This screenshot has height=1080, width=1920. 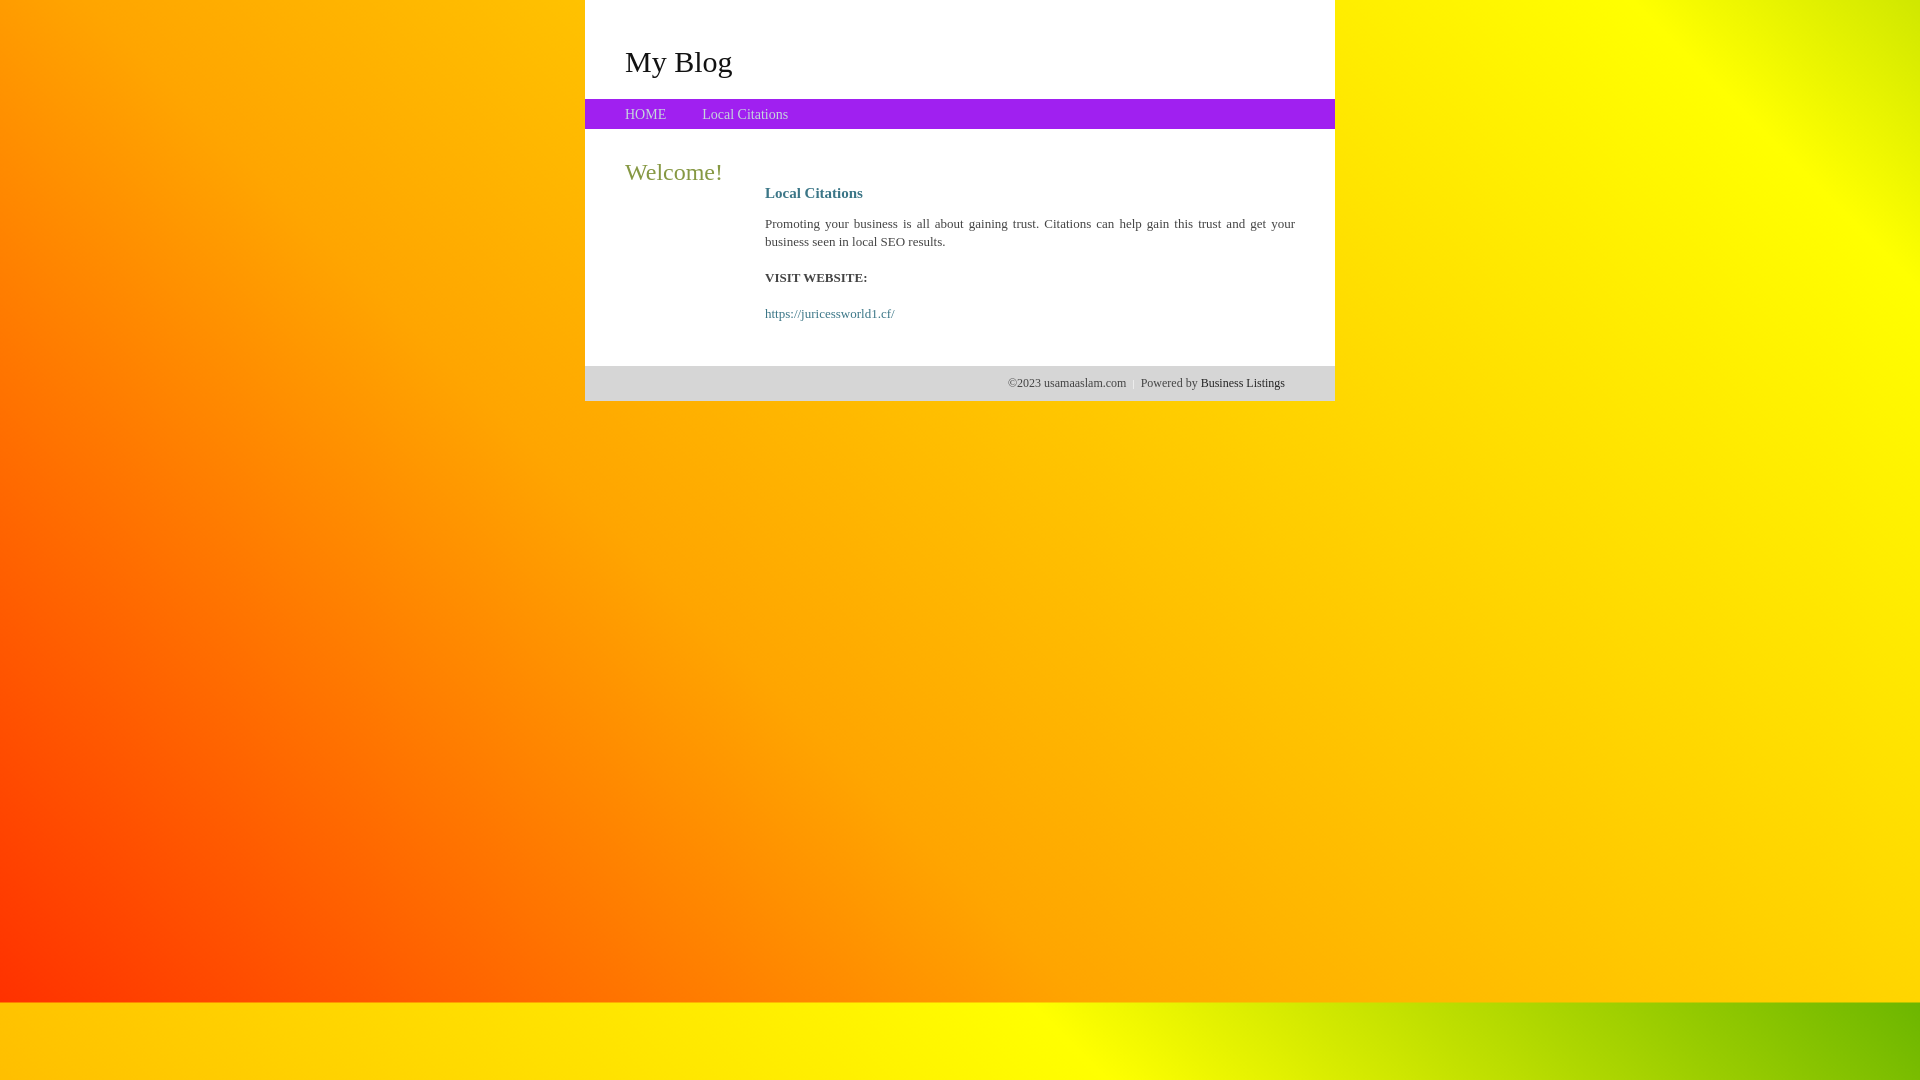 I want to click on 'My Blog', so click(x=623, y=60).